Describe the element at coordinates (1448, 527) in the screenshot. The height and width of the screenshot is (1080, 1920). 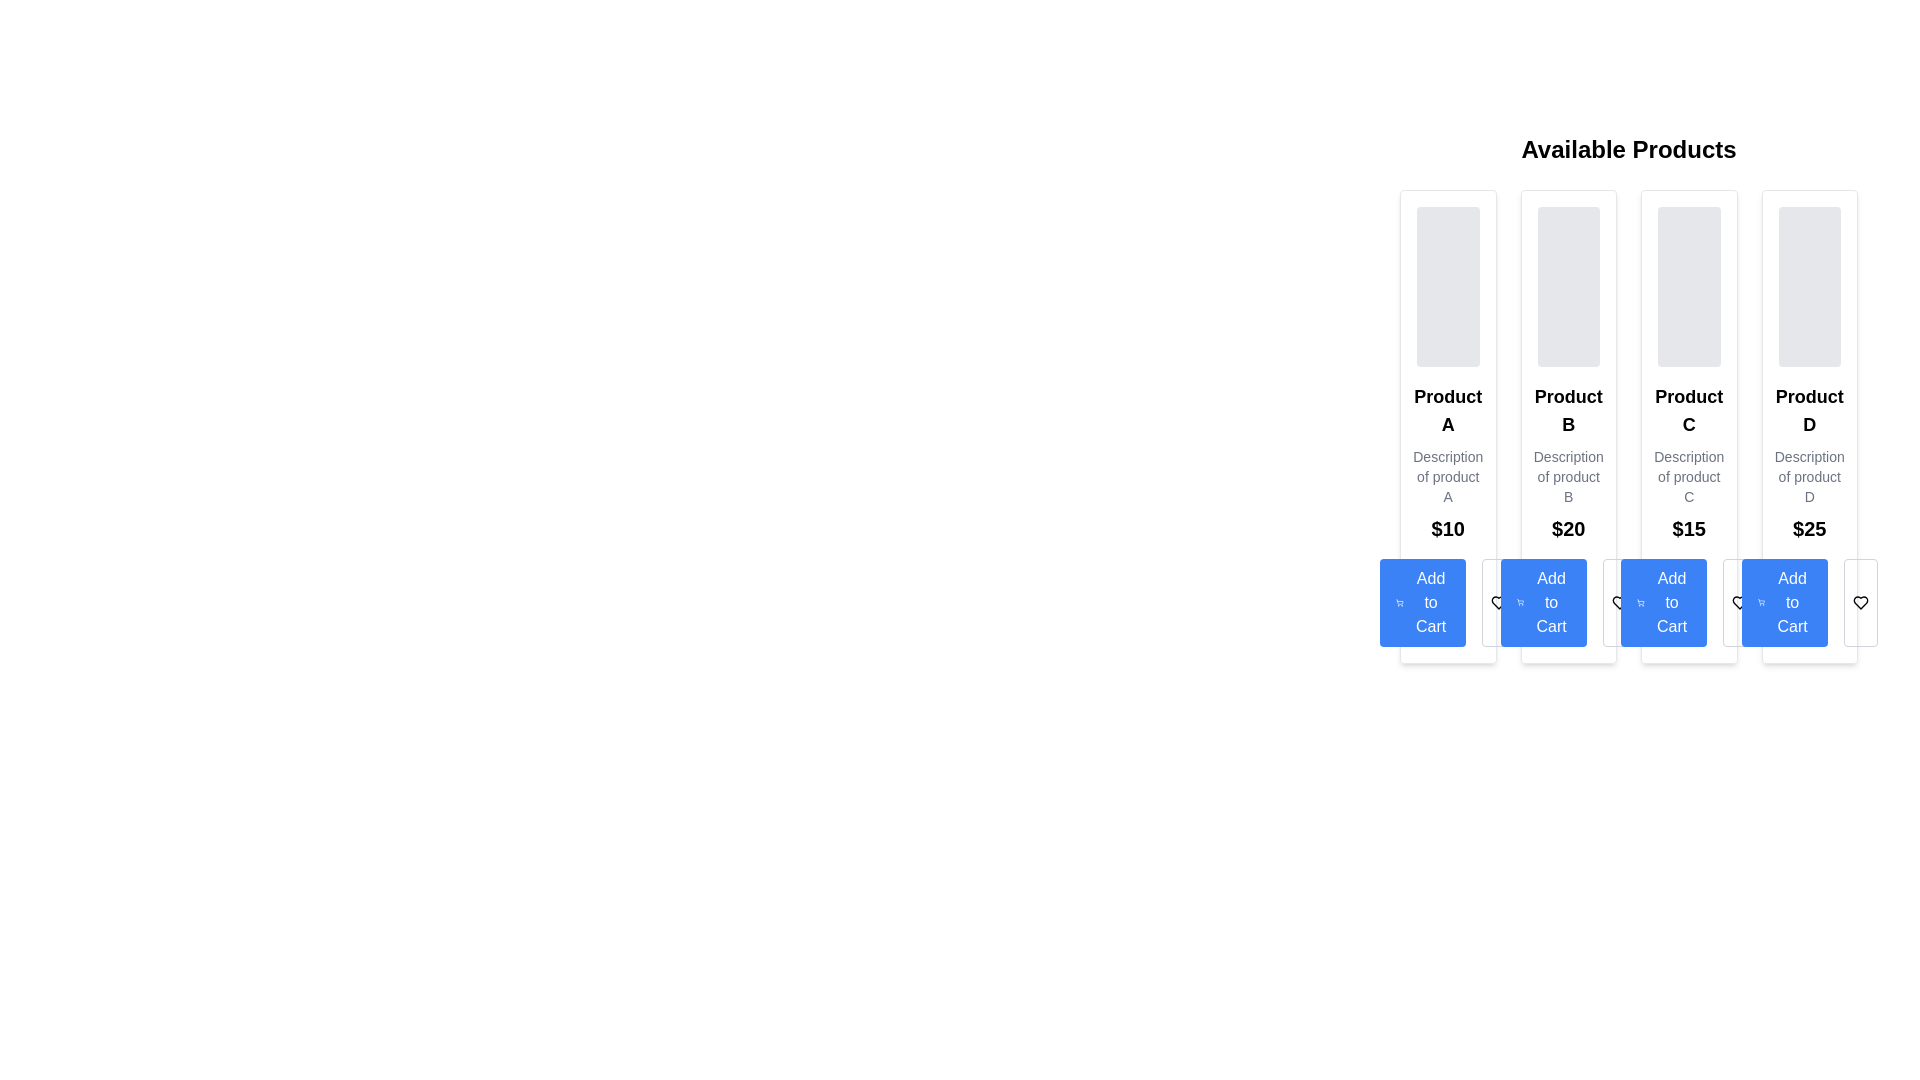
I see `price information text located below the description text of 'Product A' and above the 'Add to Cart' button in the product card layout` at that location.